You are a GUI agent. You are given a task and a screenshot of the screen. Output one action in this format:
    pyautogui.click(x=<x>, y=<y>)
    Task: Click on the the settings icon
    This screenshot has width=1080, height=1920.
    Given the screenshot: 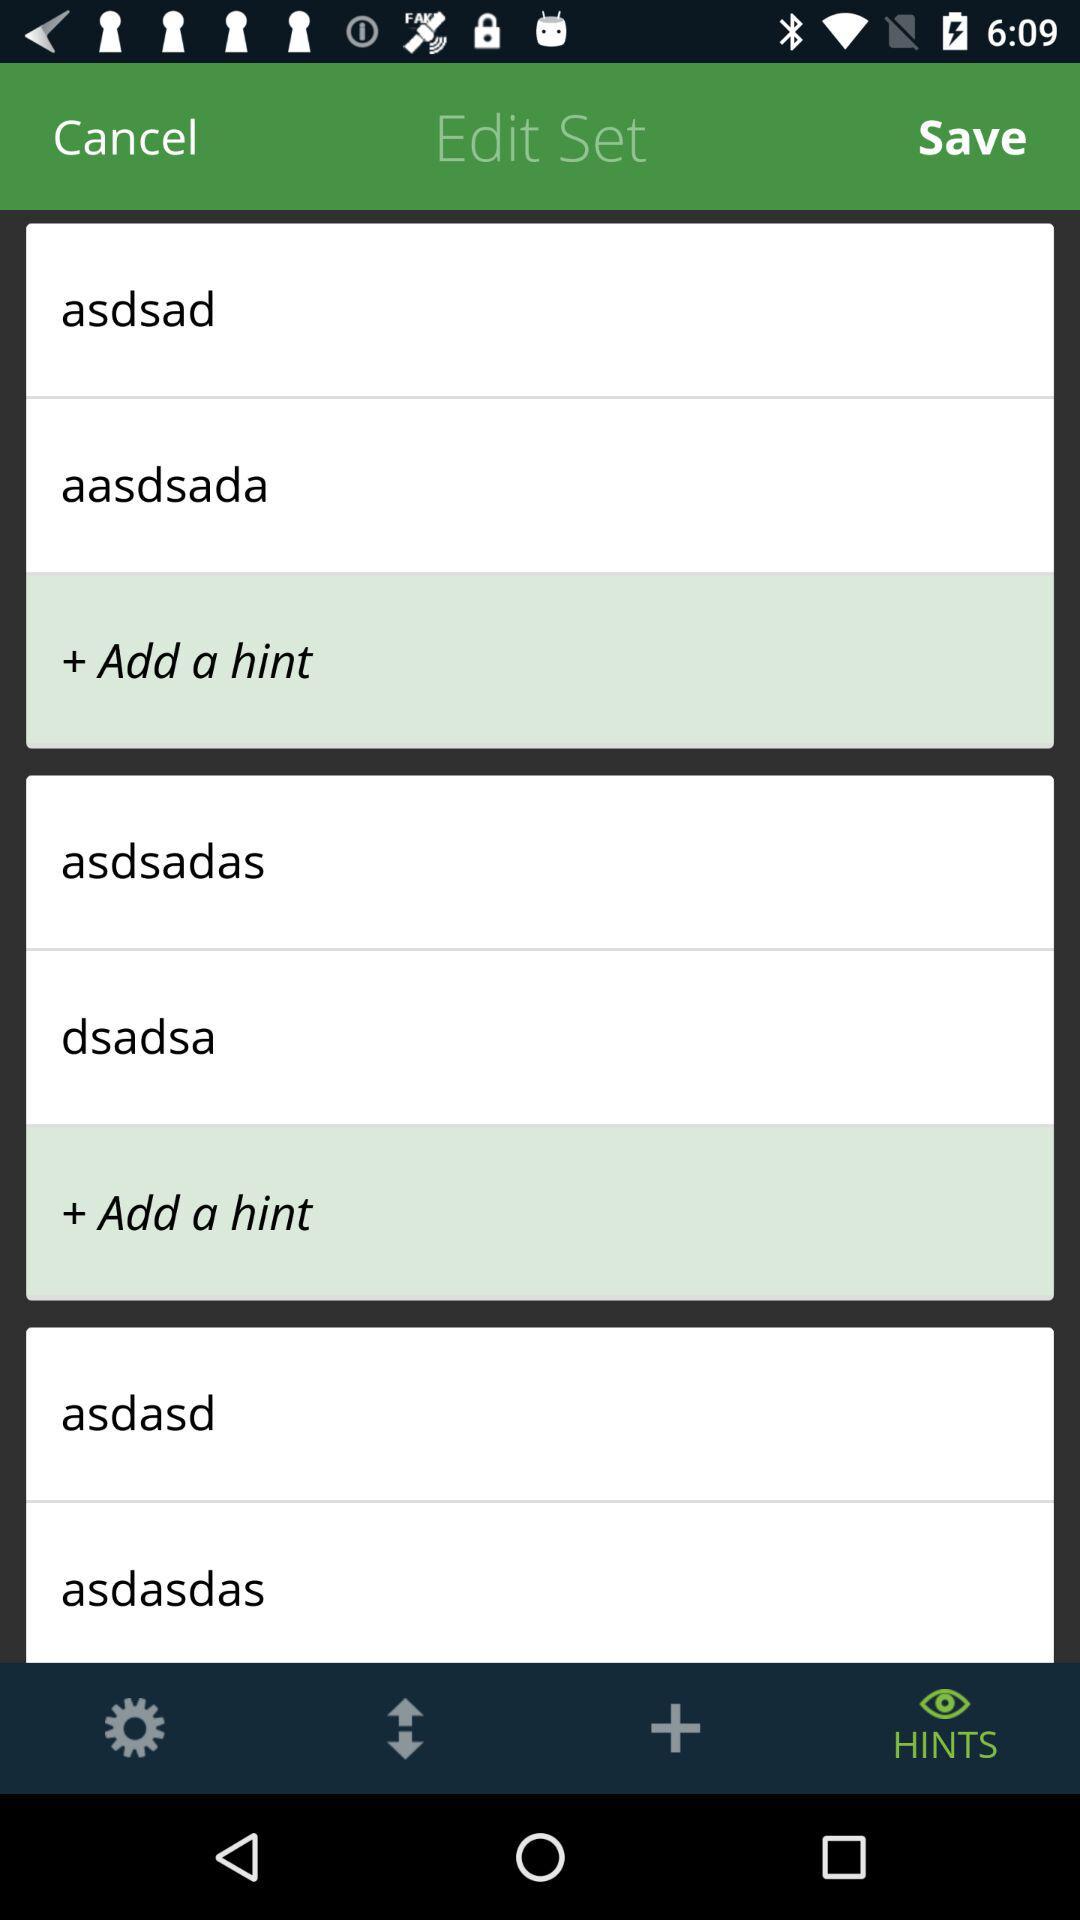 What is the action you would take?
    pyautogui.click(x=135, y=1727)
    